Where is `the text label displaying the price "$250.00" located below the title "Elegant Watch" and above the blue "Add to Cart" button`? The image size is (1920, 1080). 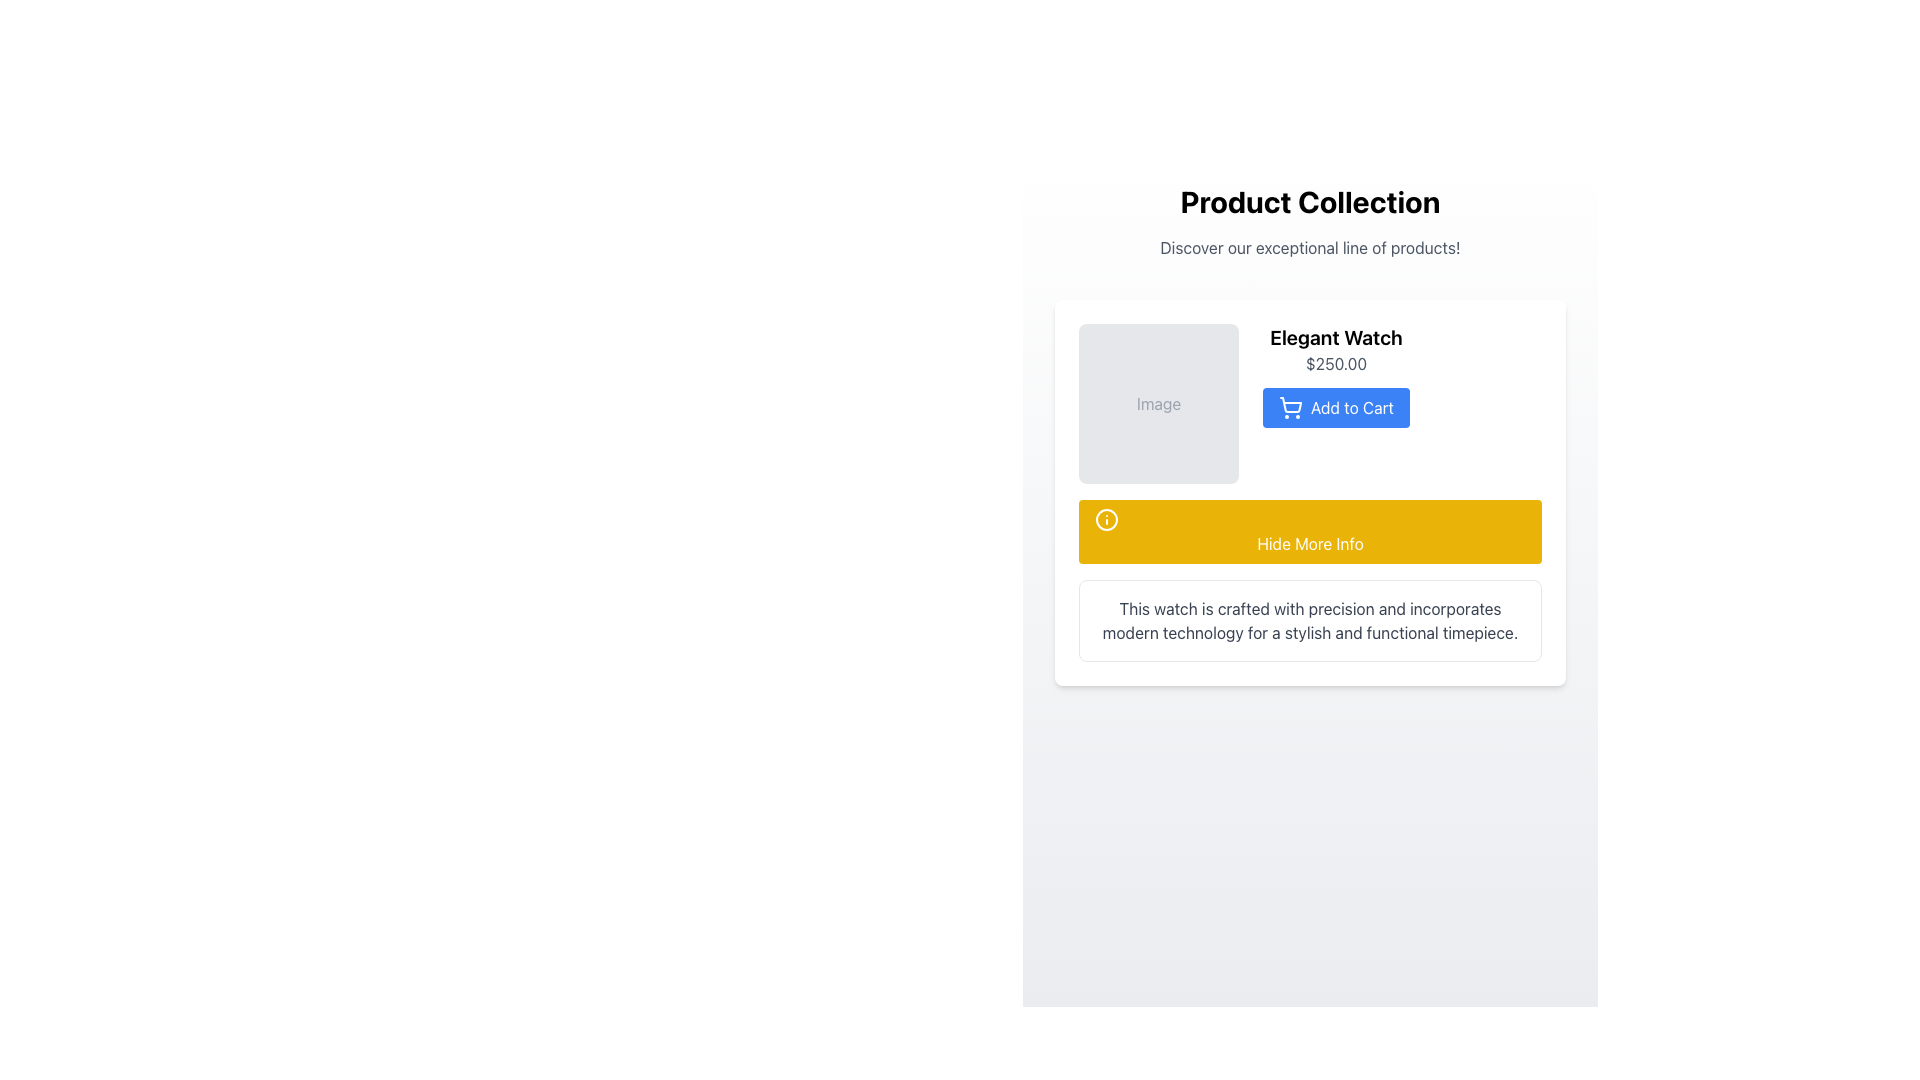 the text label displaying the price "$250.00" located below the title "Elegant Watch" and above the blue "Add to Cart" button is located at coordinates (1336, 363).